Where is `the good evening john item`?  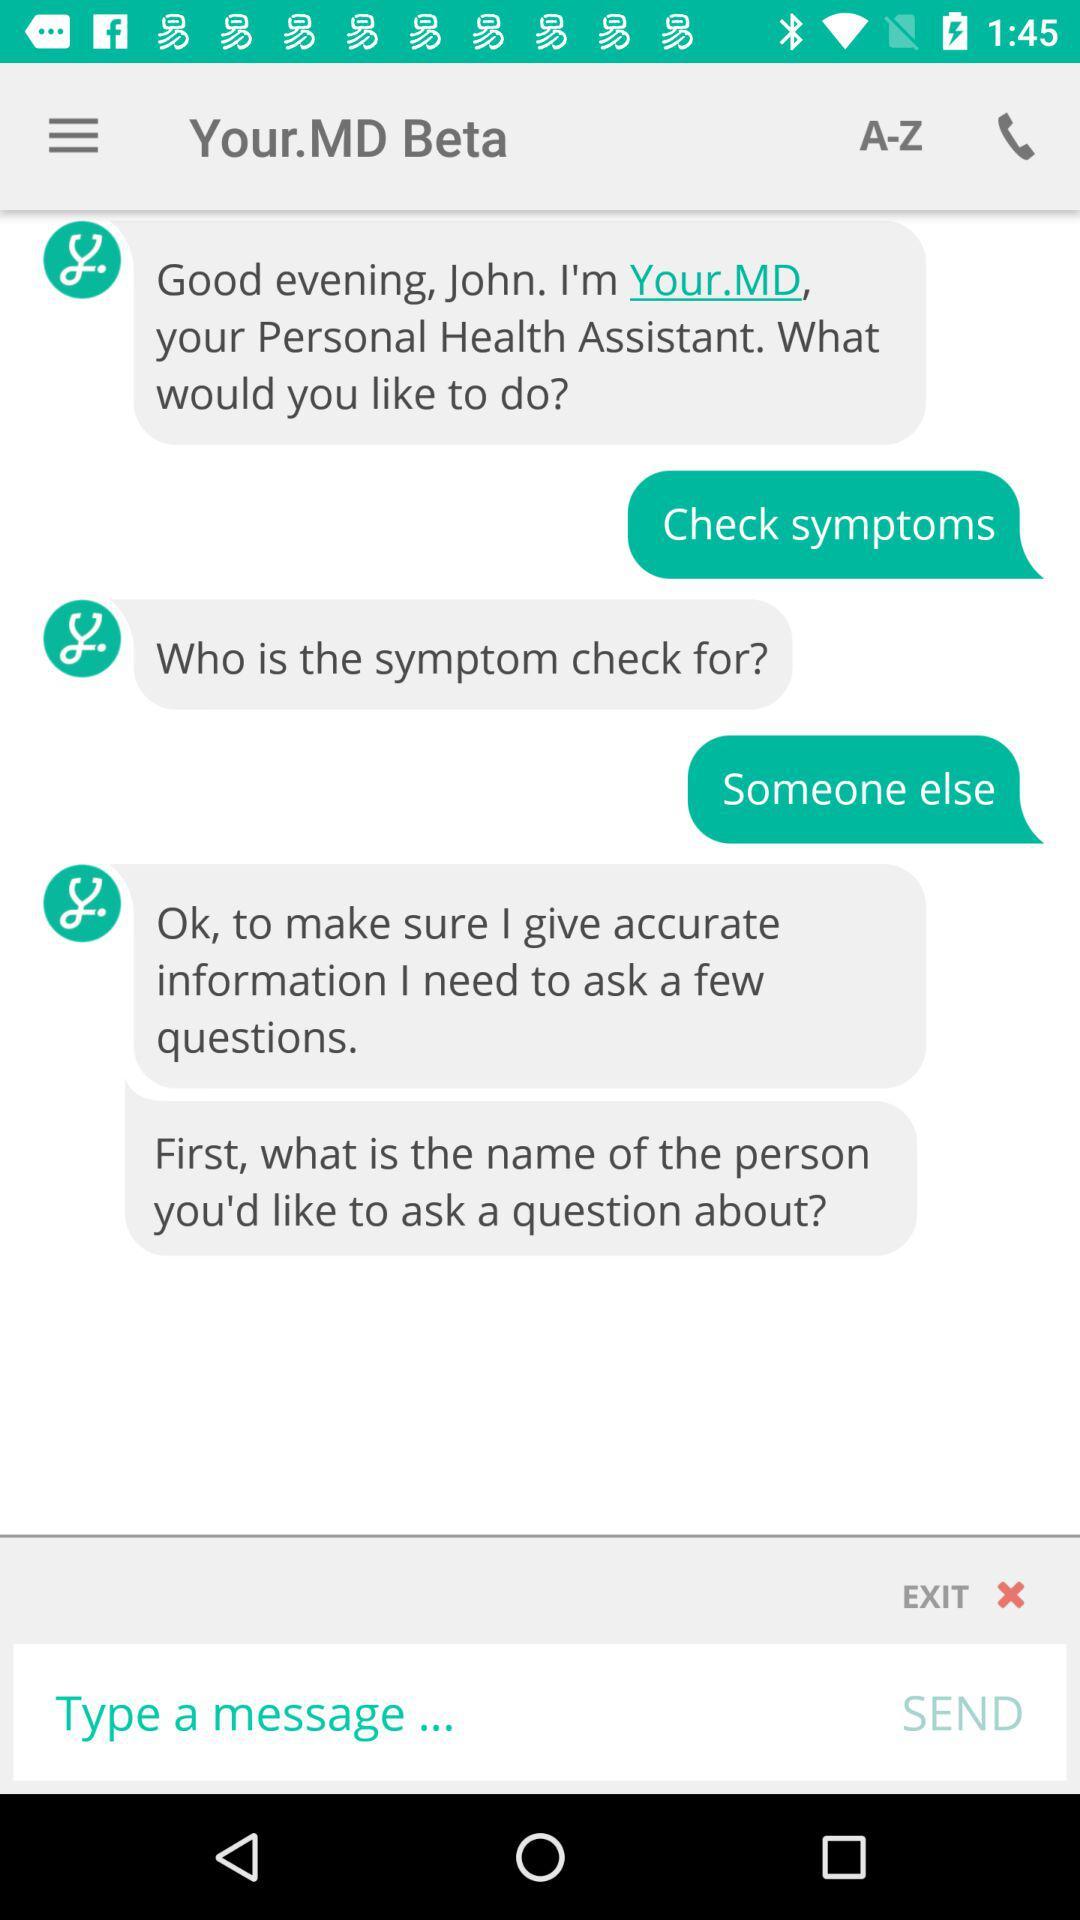
the good evening john item is located at coordinates (518, 333).